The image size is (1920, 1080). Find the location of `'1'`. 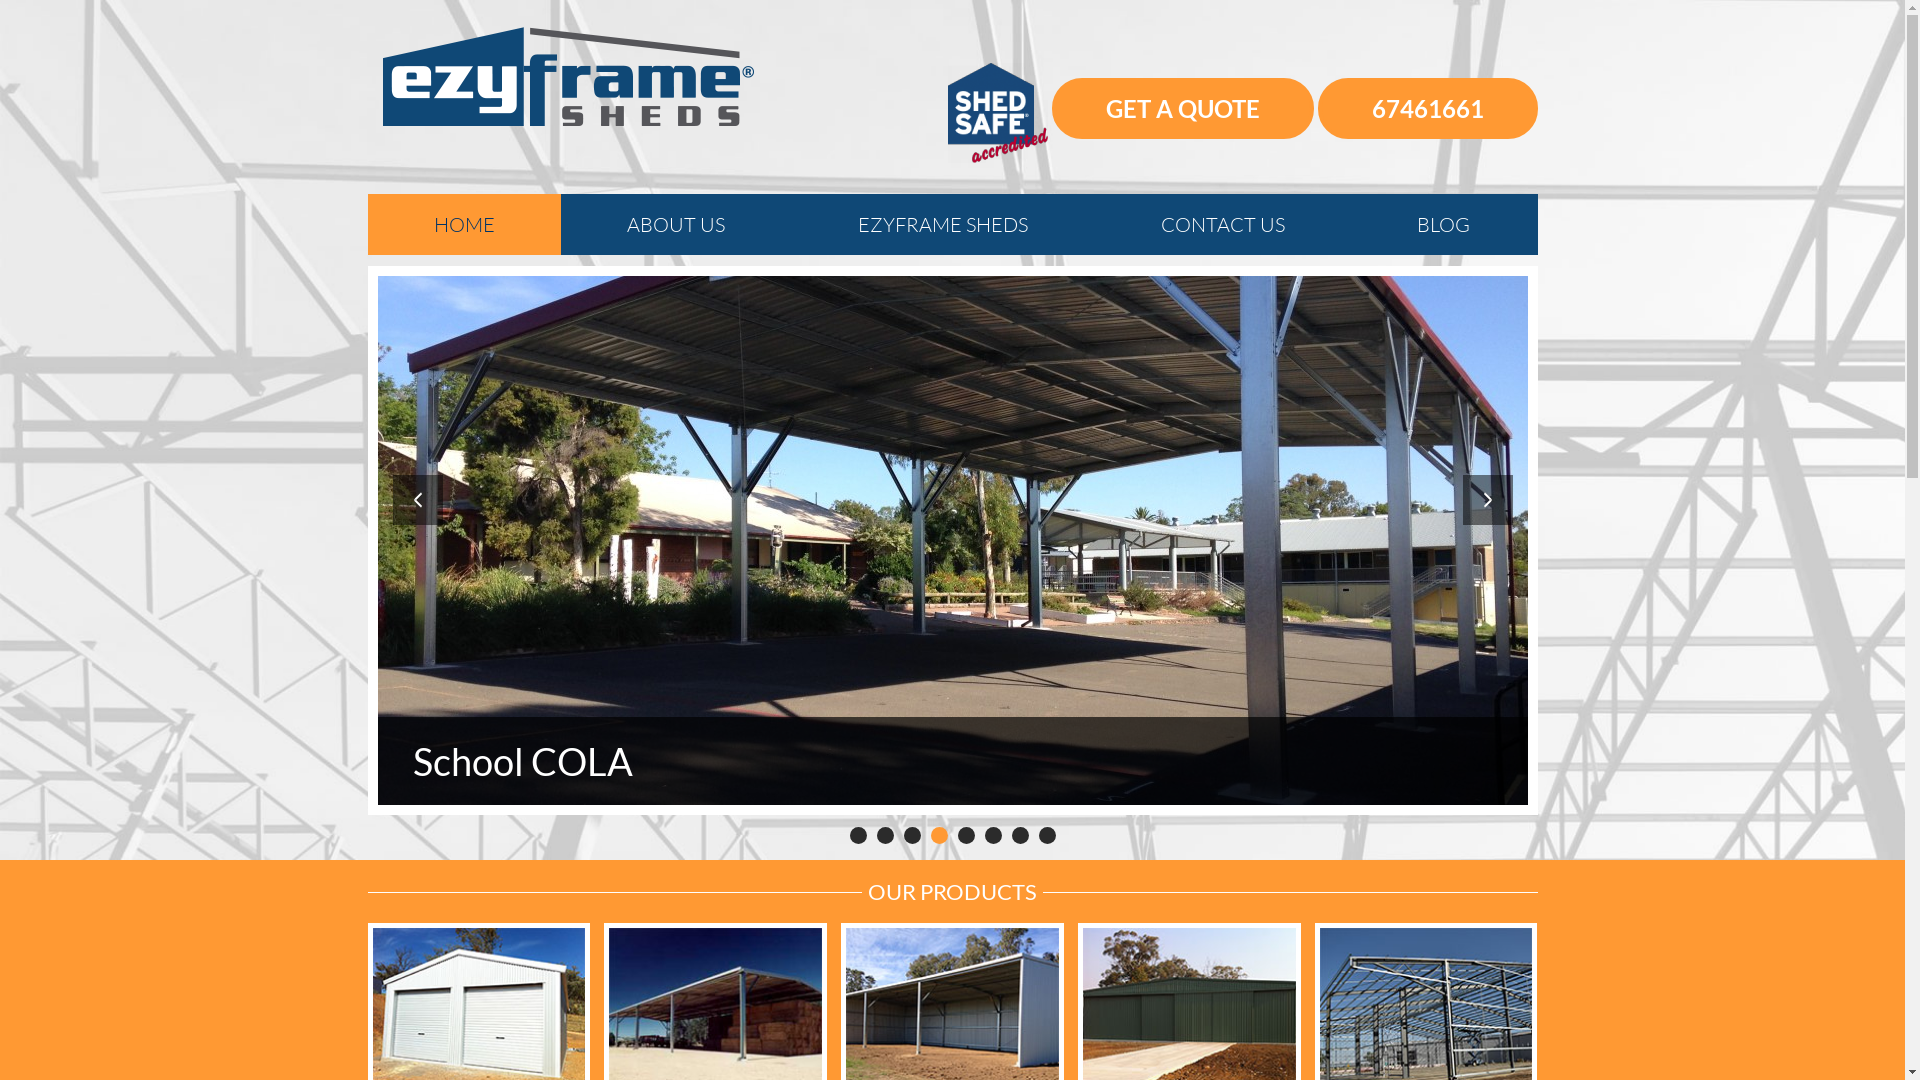

'1' is located at coordinates (858, 835).